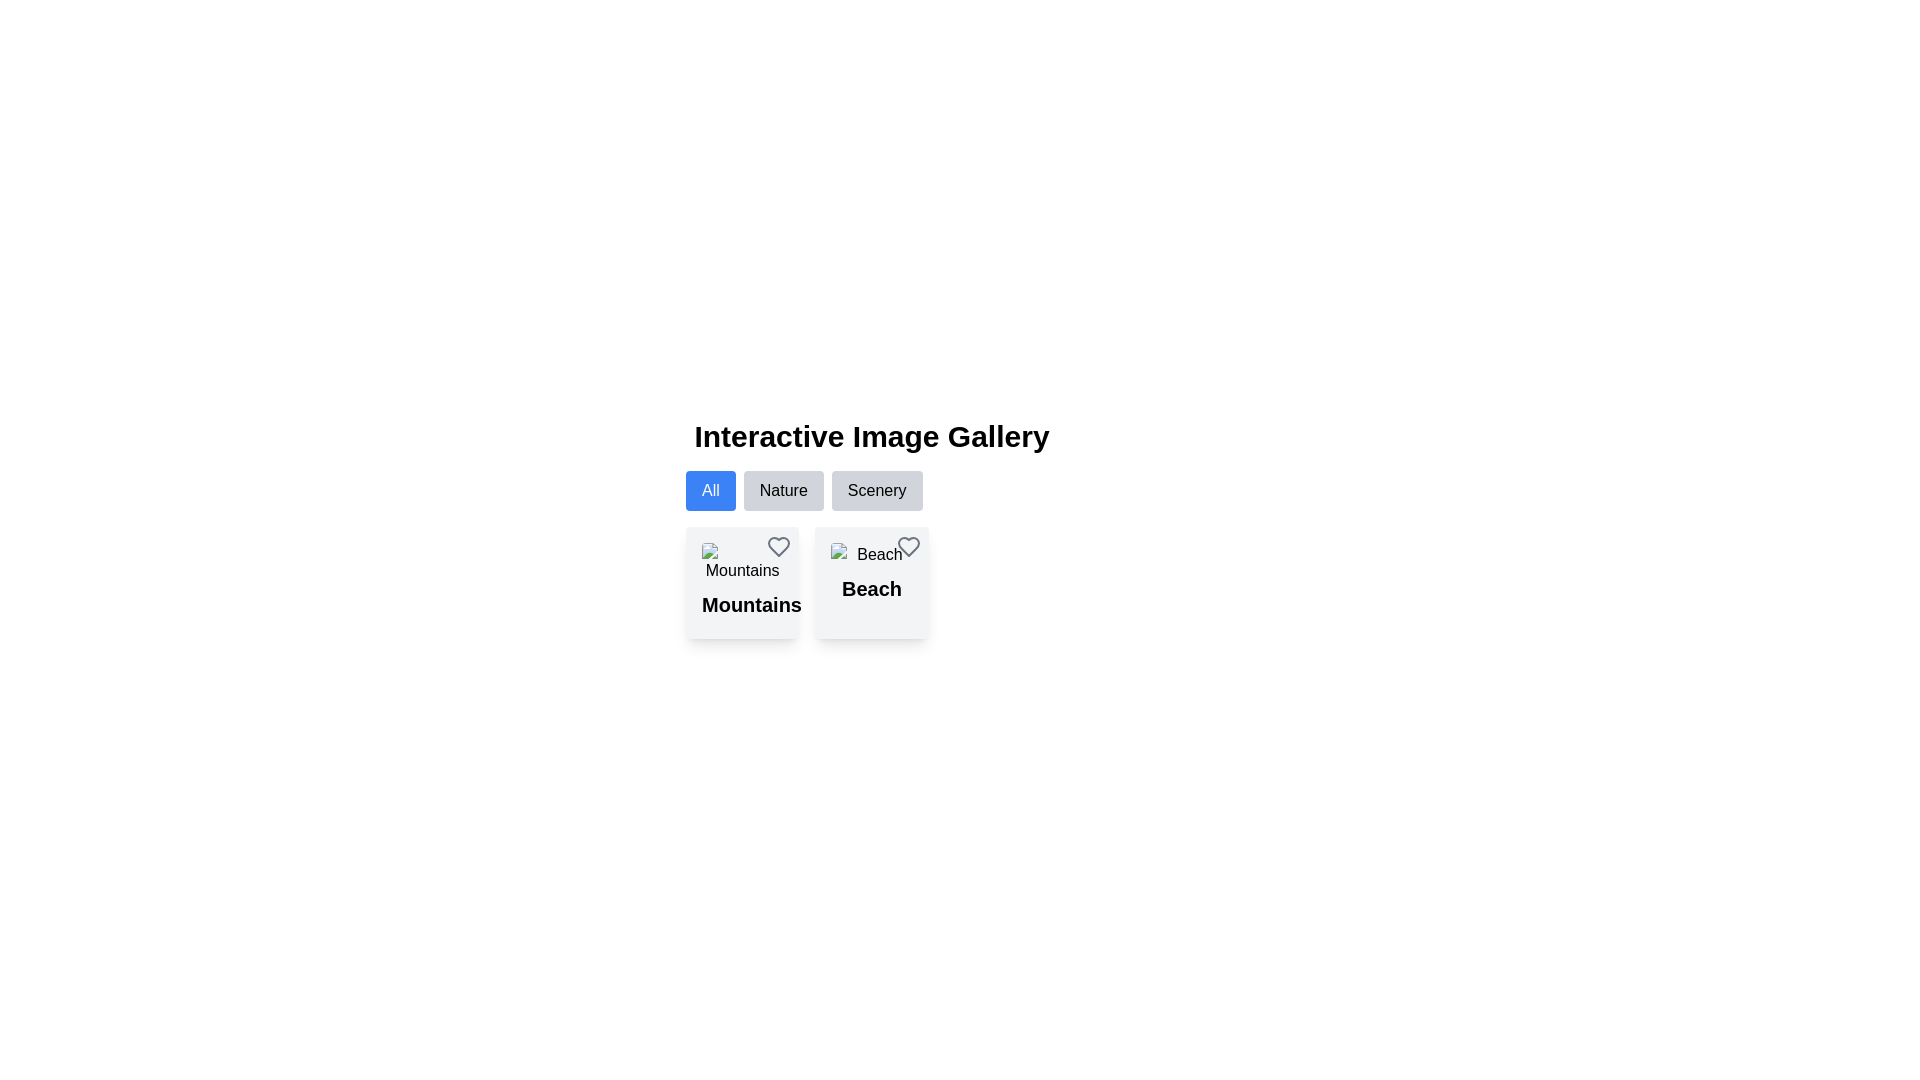 This screenshot has width=1920, height=1080. Describe the element at coordinates (907, 547) in the screenshot. I see `the heart-shaped icon button` at that location.